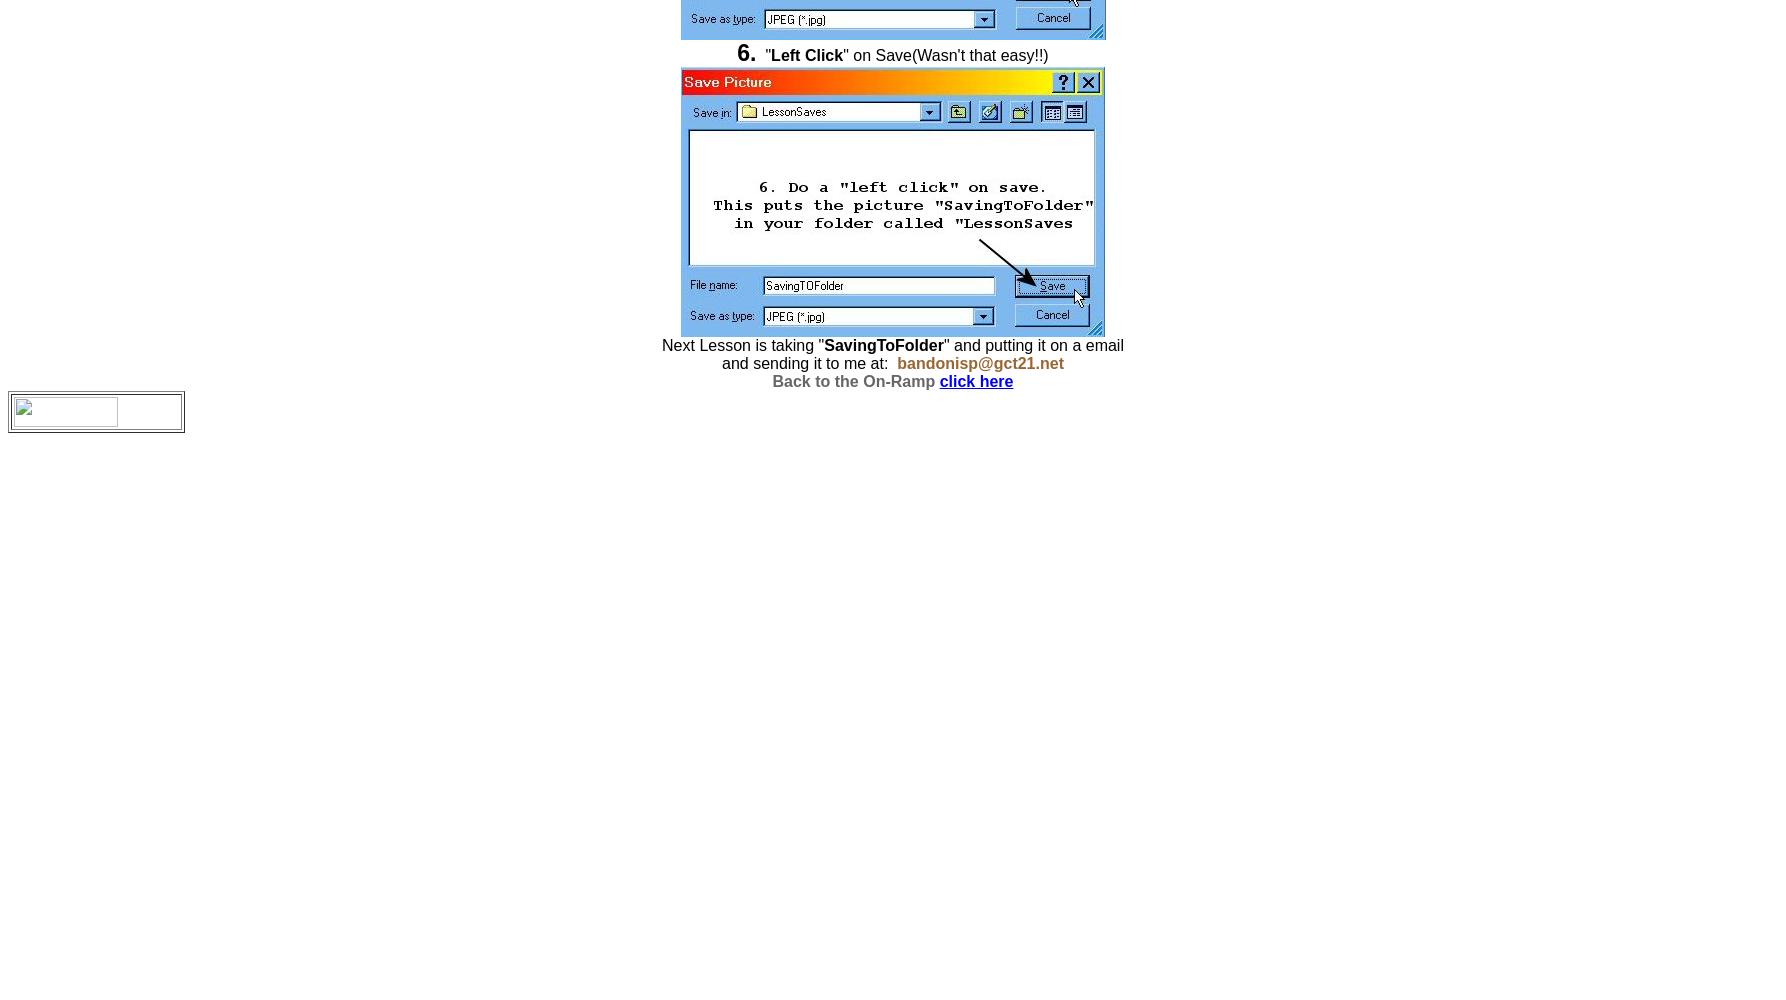 The width and height of the screenshot is (1786, 1000). Describe the element at coordinates (852, 381) in the screenshot. I see `'Back to
the On-Ramp'` at that location.